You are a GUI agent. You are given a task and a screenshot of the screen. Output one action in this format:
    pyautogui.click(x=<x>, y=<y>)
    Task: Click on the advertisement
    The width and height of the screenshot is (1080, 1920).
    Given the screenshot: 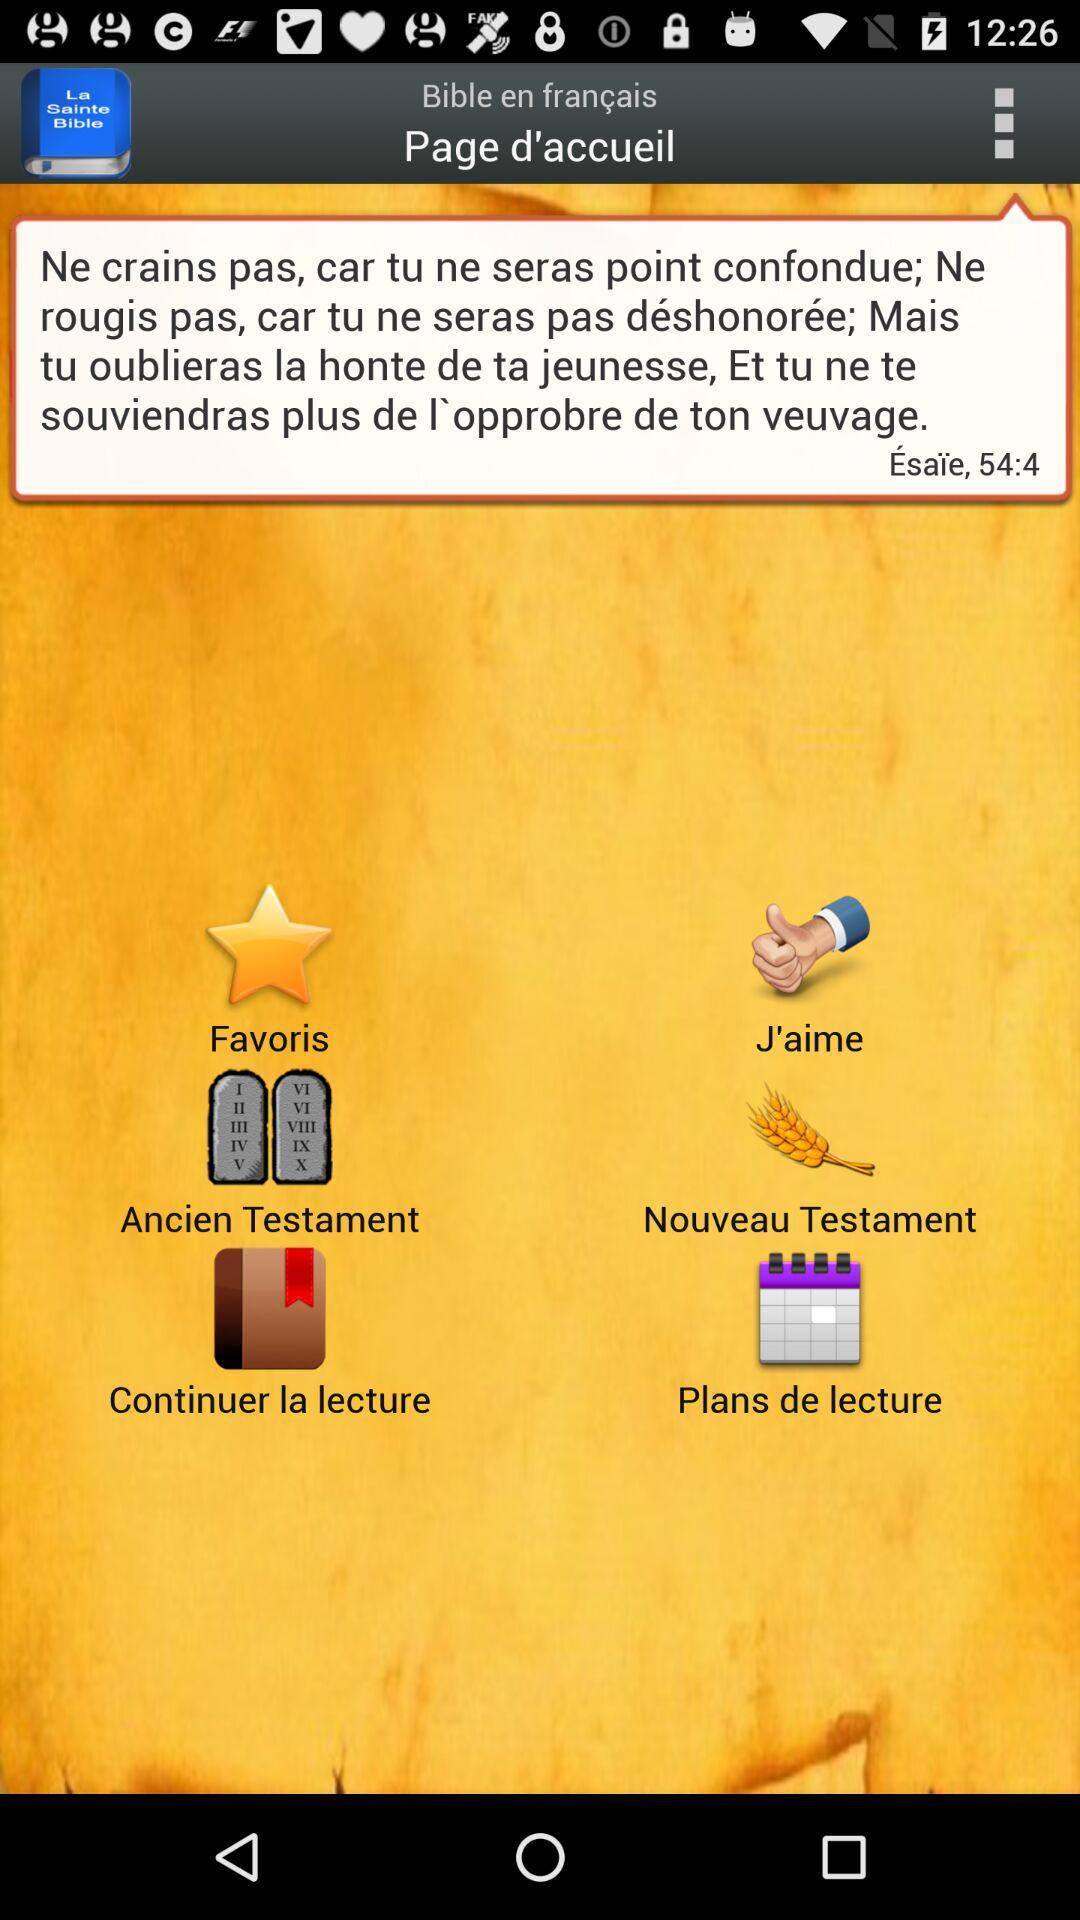 What is the action you would take?
    pyautogui.click(x=268, y=945)
    